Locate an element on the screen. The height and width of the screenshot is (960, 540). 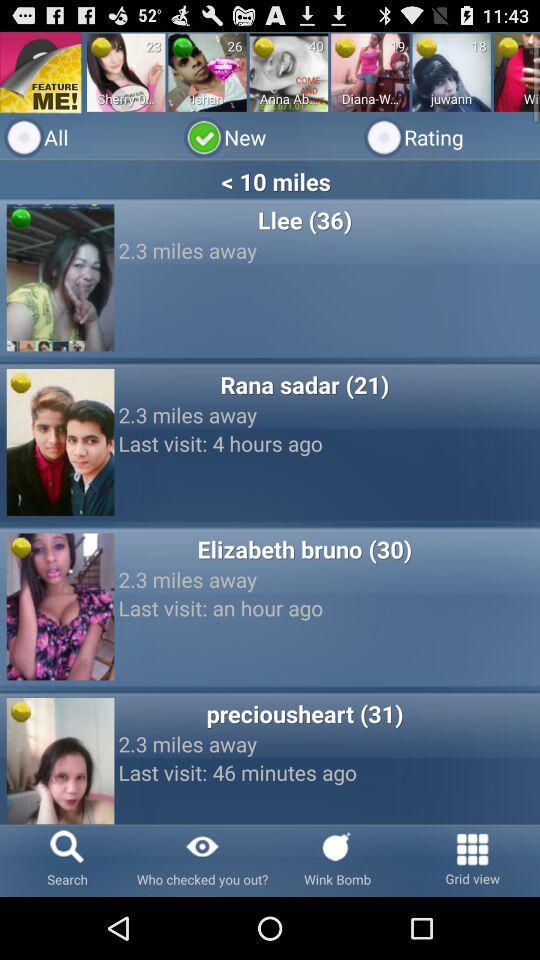
icon to the left of 23 app is located at coordinates (100, 46).